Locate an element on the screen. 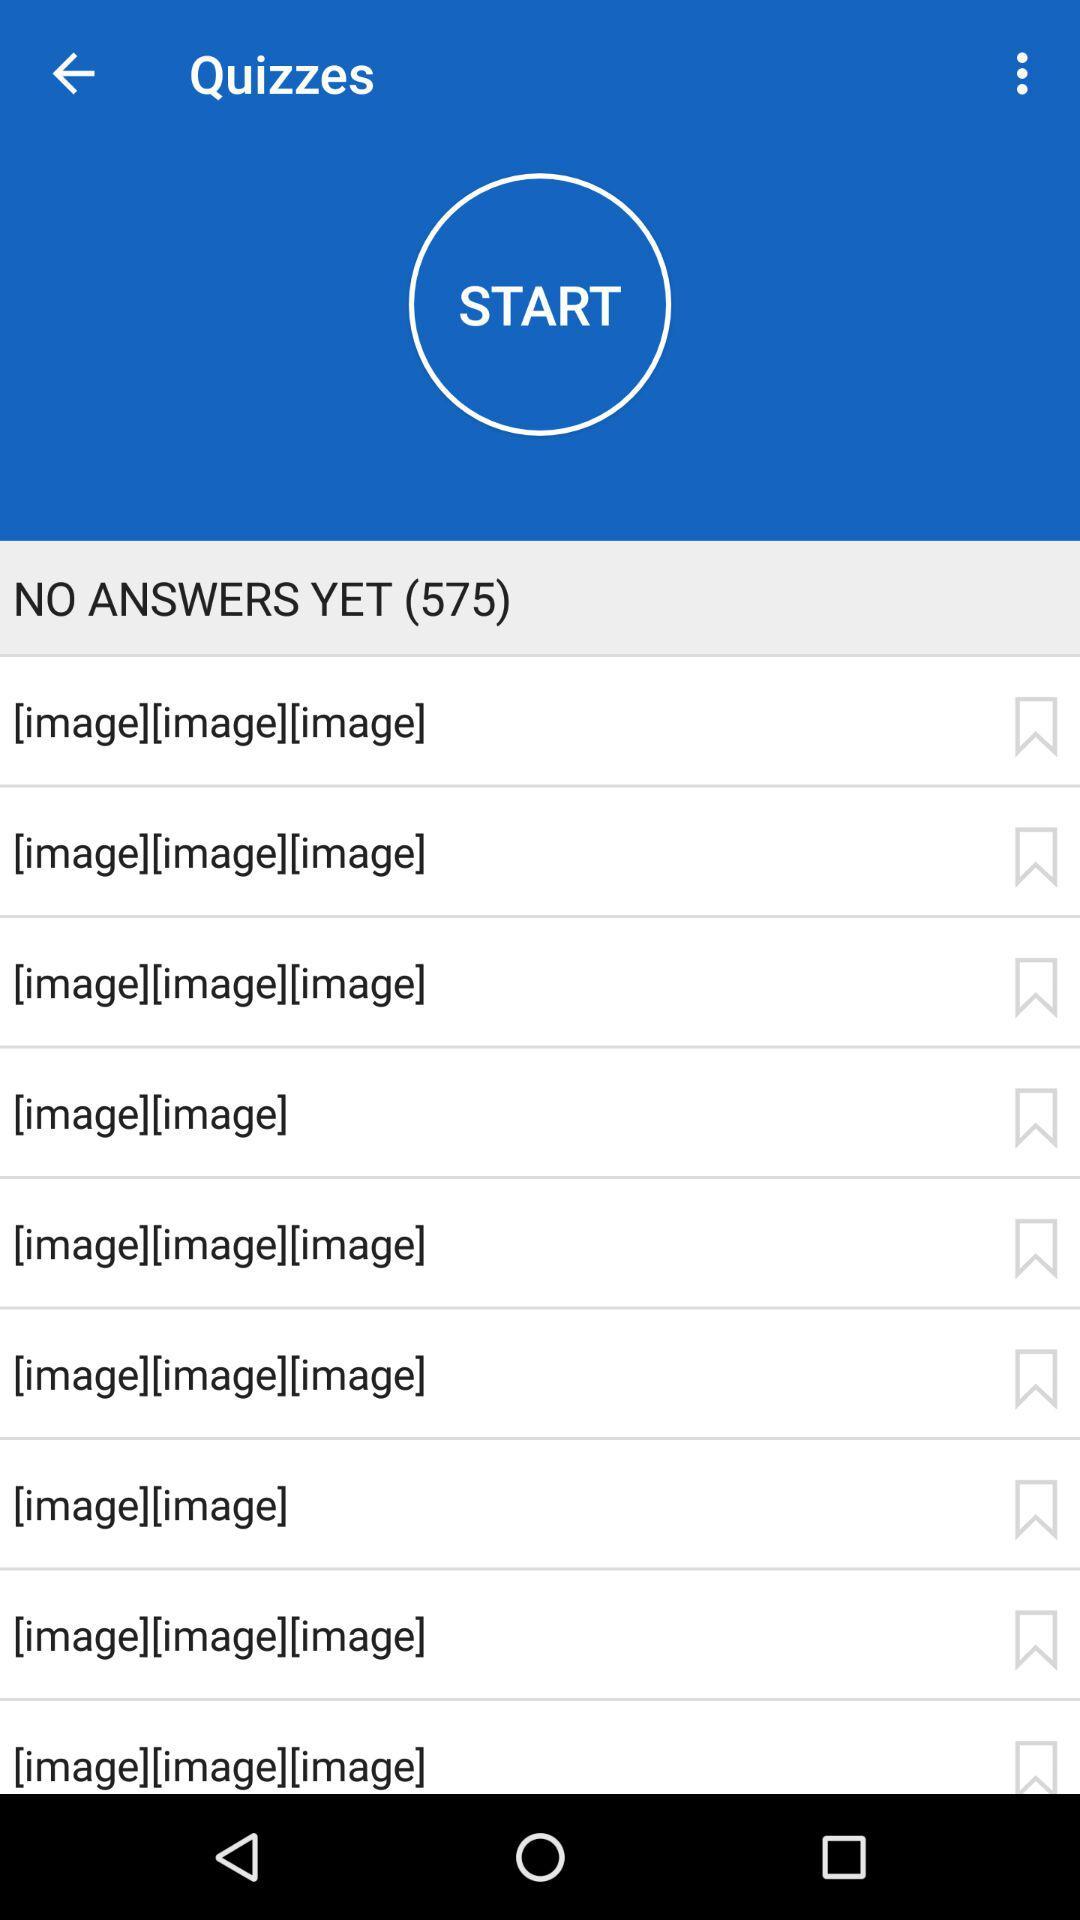 The width and height of the screenshot is (1080, 1920). the item next to [image][image] item is located at coordinates (1035, 1510).